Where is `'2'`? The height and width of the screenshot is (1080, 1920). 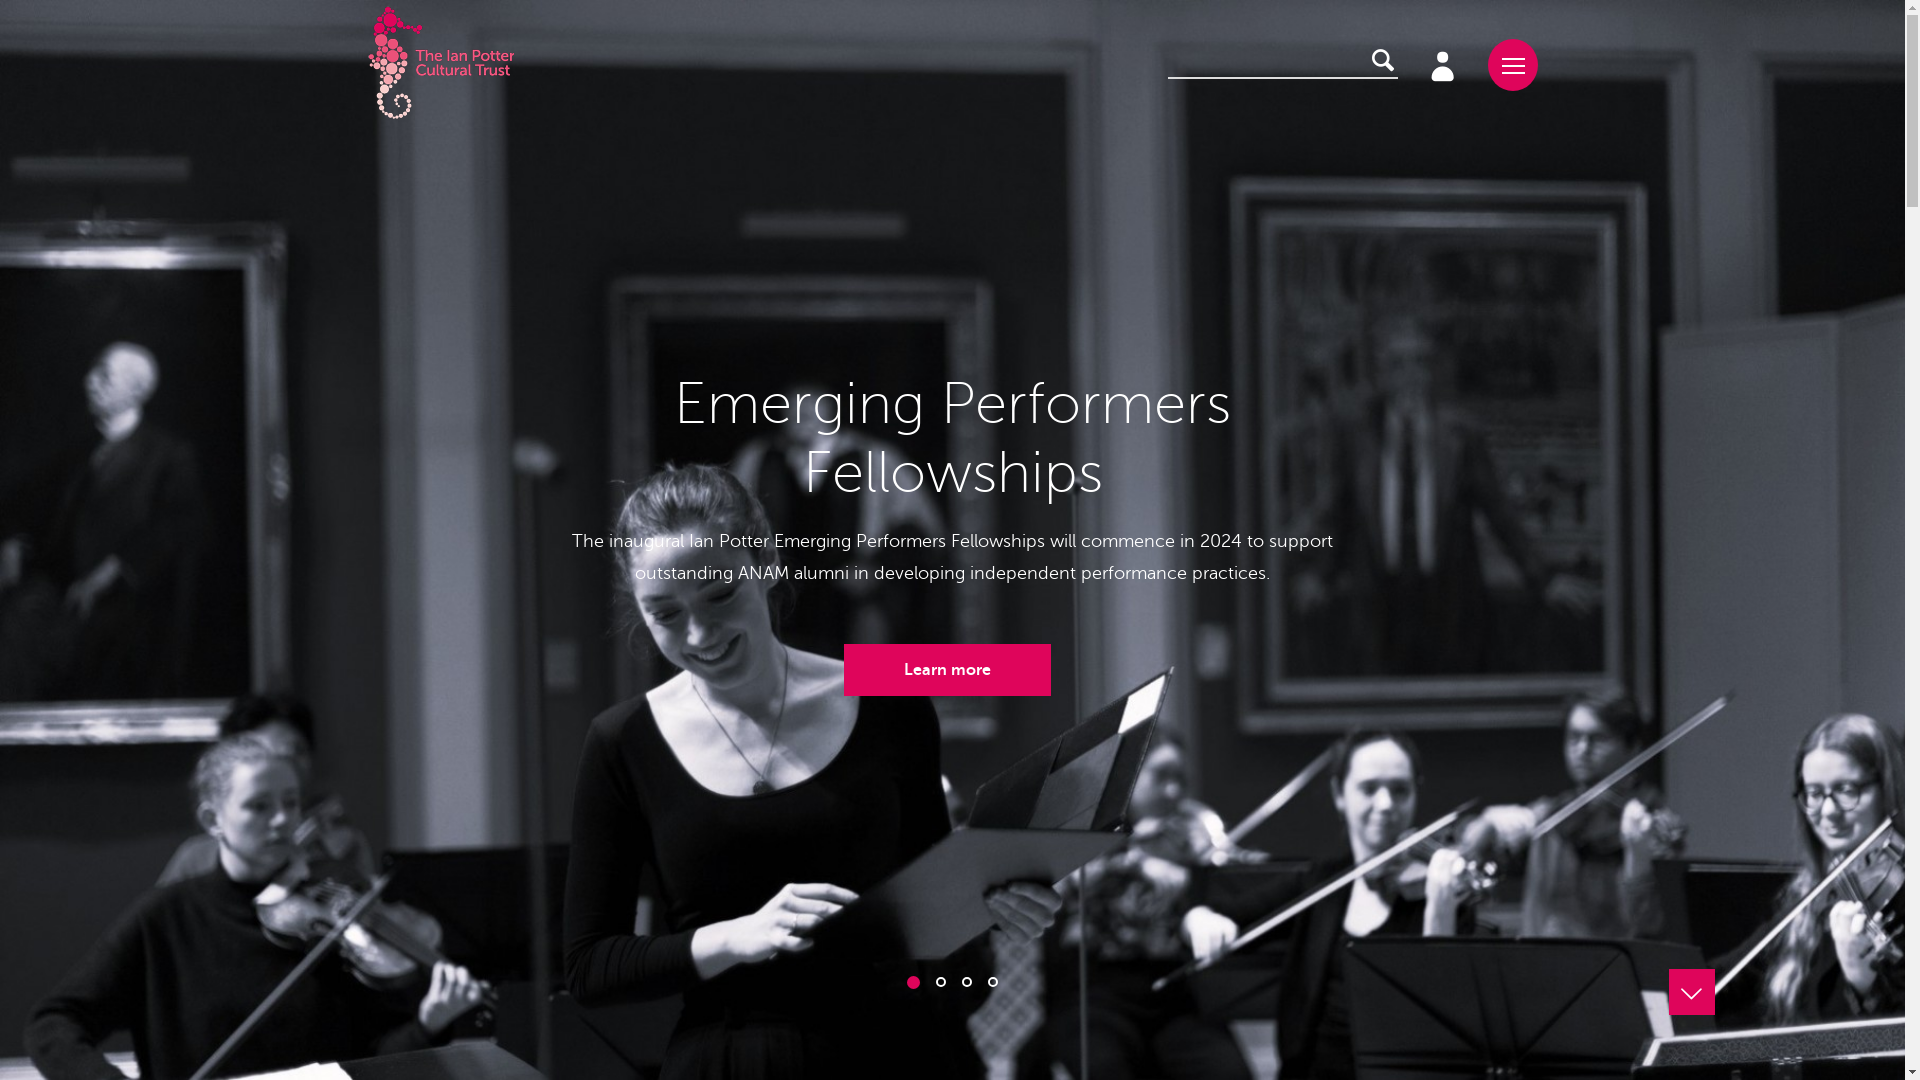 '2' is located at coordinates (939, 981).